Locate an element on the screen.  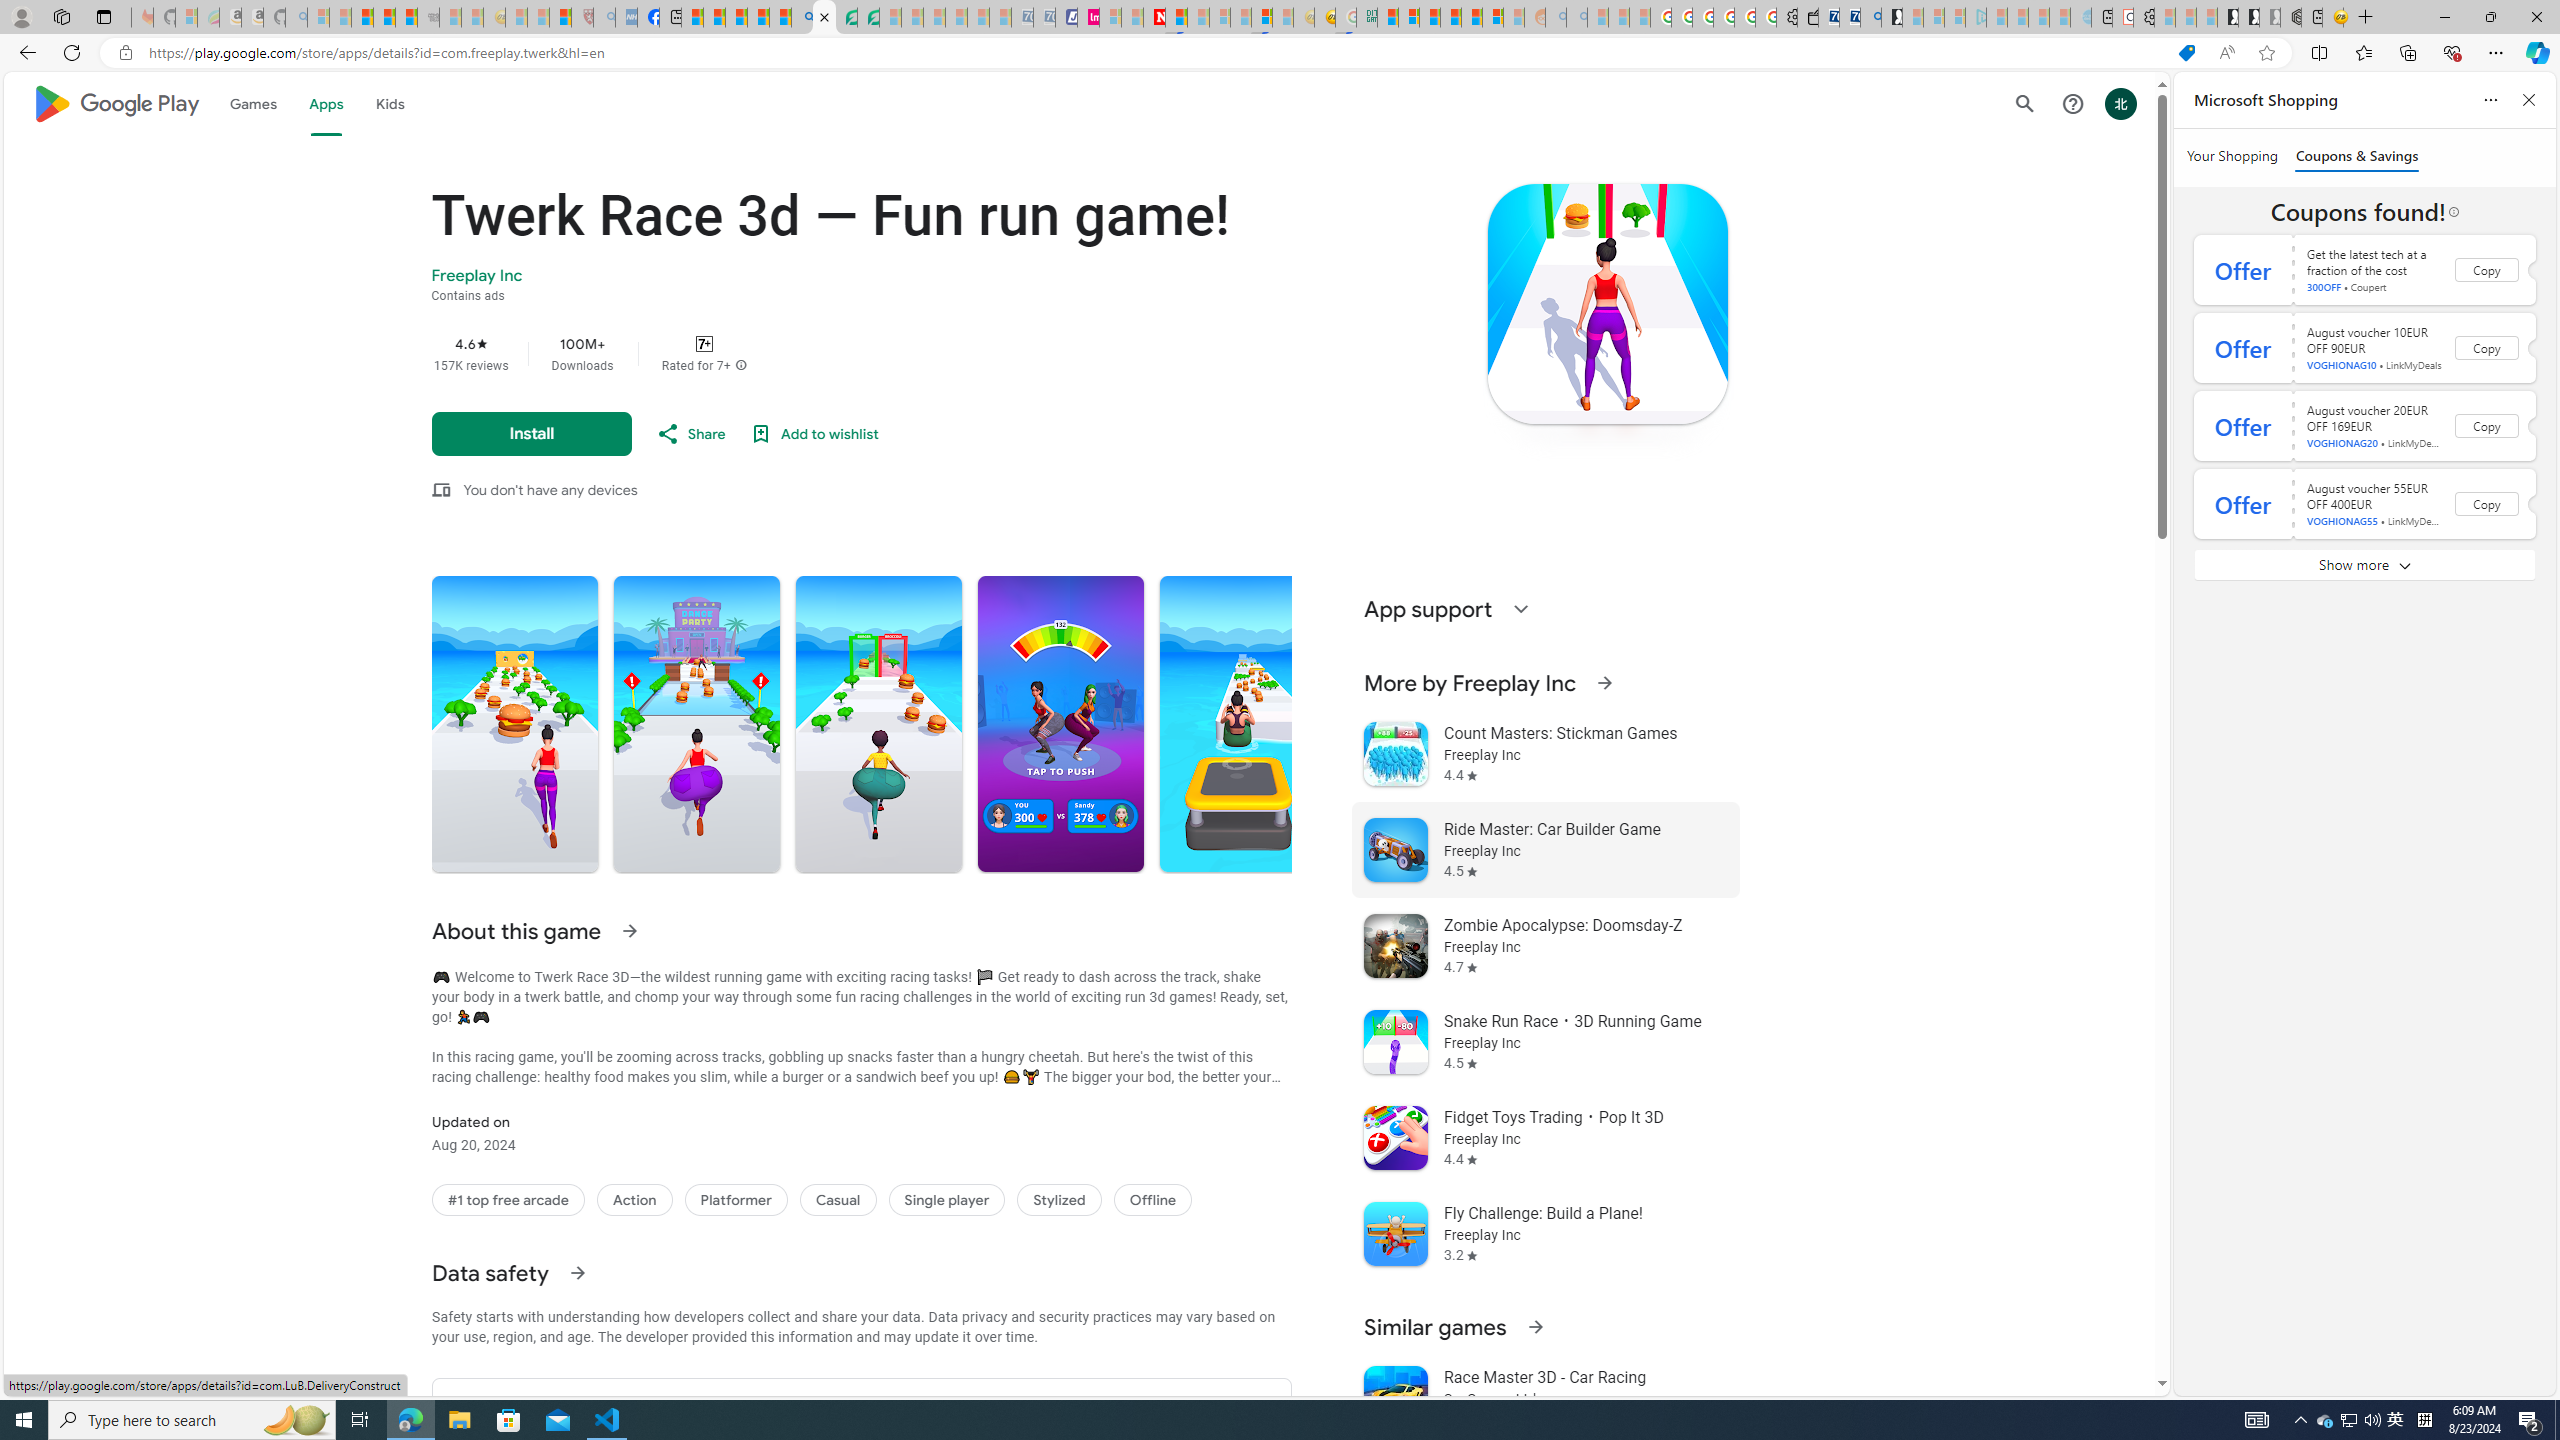
'Browser essentials' is located at coordinates (2451, 51).